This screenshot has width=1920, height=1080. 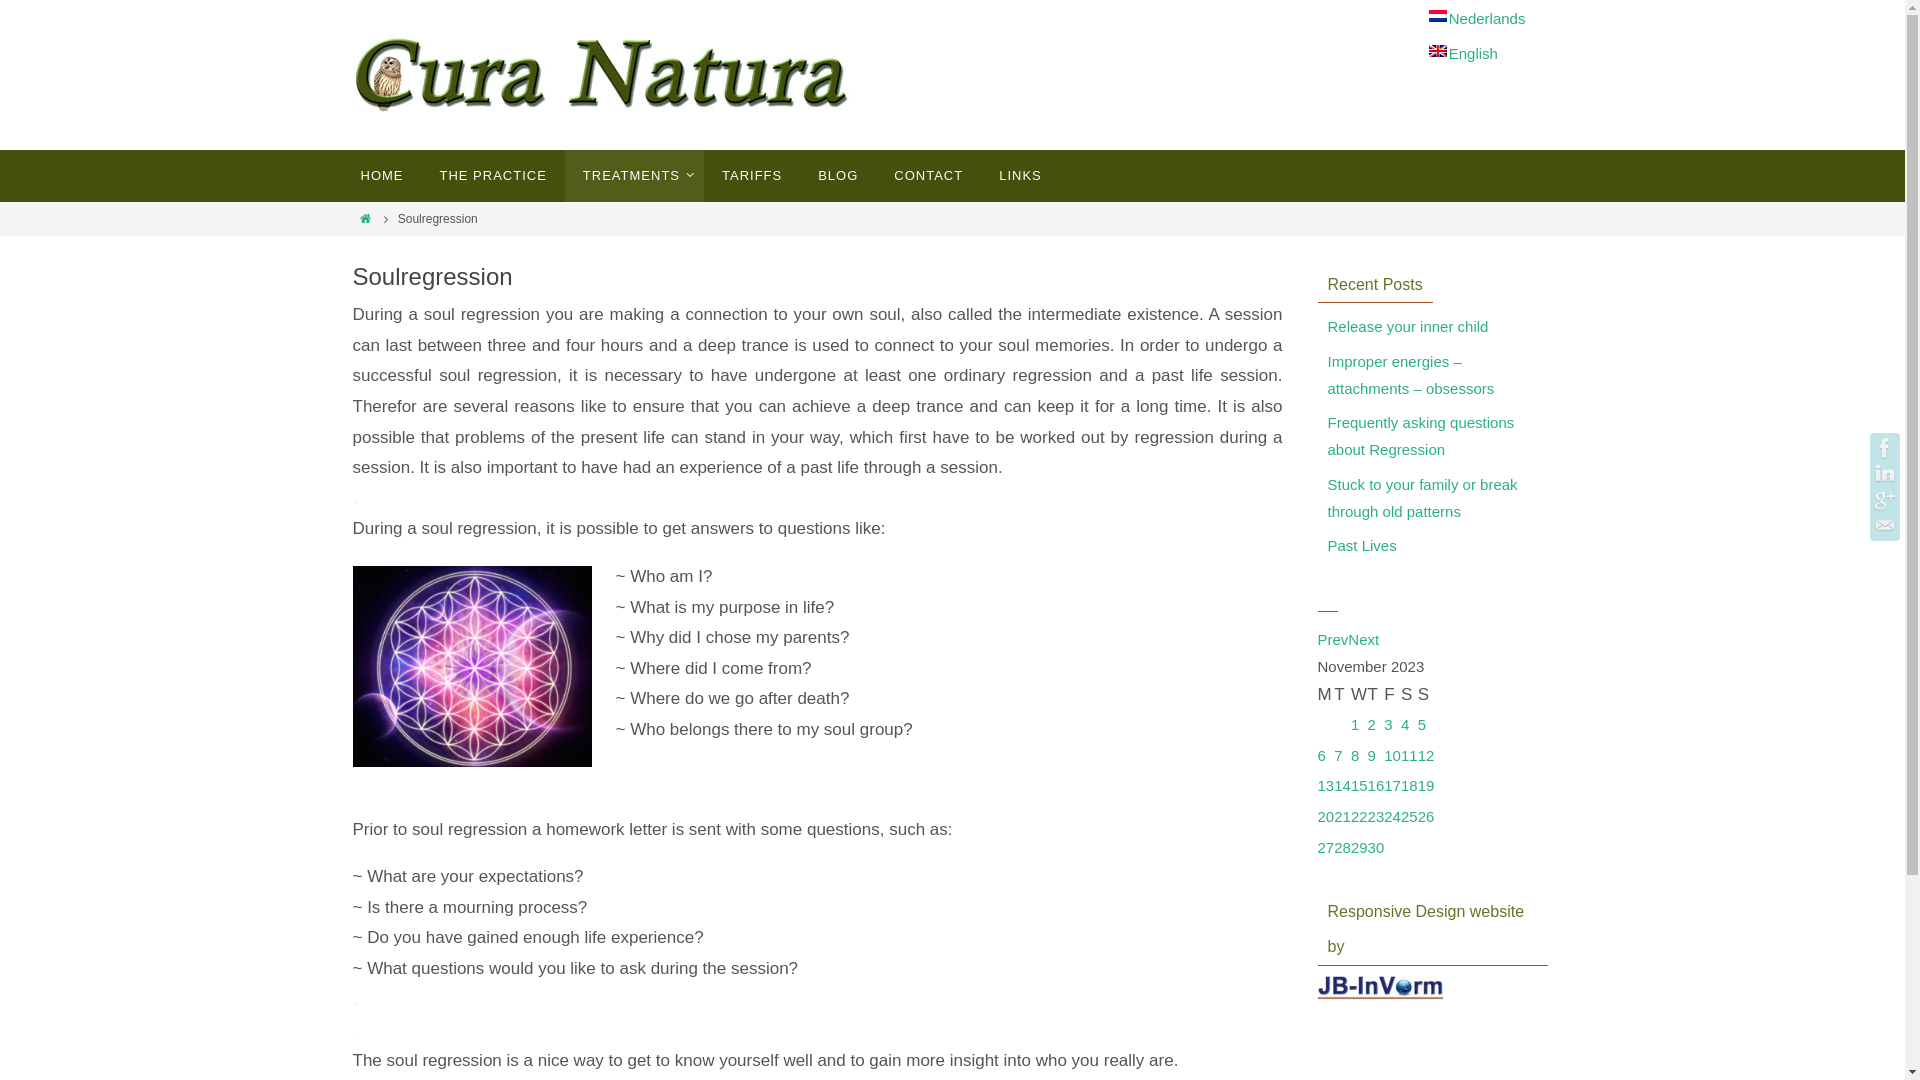 What do you see at coordinates (1421, 497) in the screenshot?
I see `'Stuck to your family or break through old patterns'` at bounding box center [1421, 497].